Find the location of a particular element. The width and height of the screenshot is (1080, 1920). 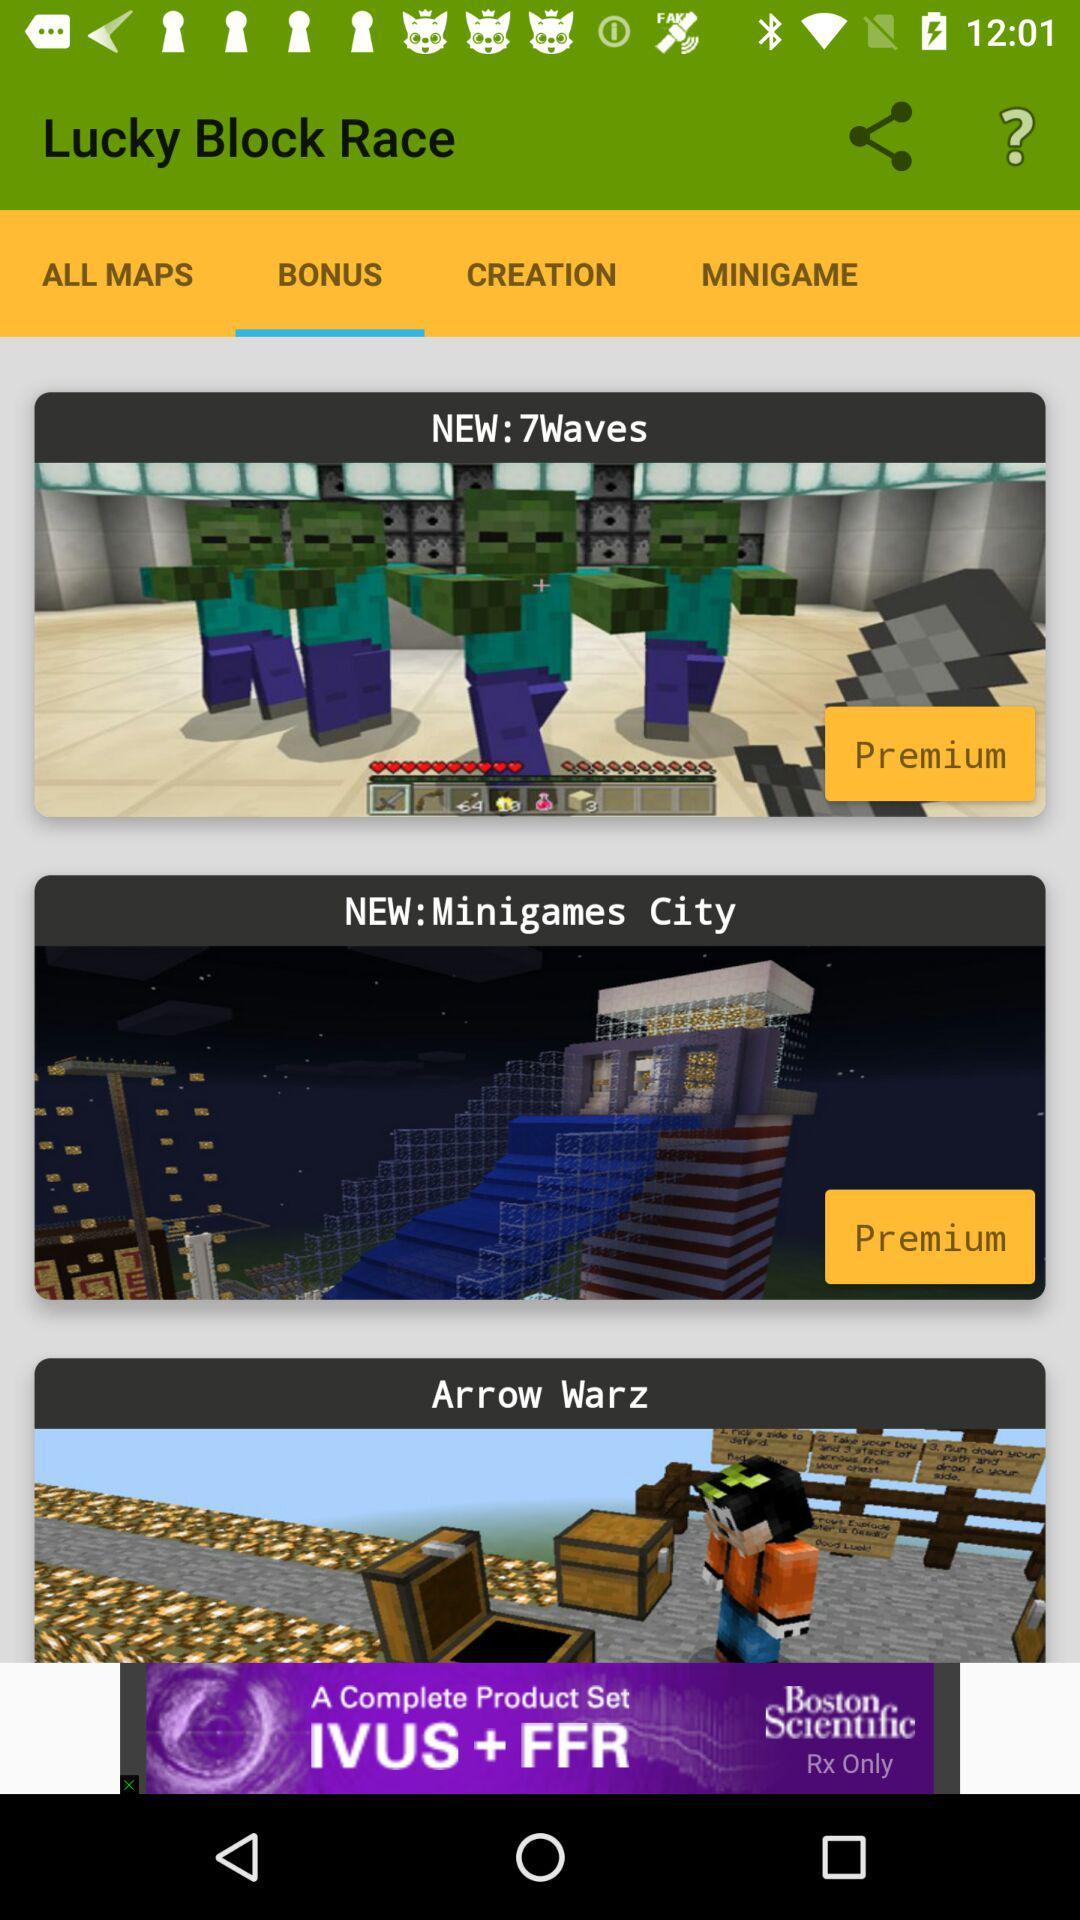

the minigame item is located at coordinates (778, 272).